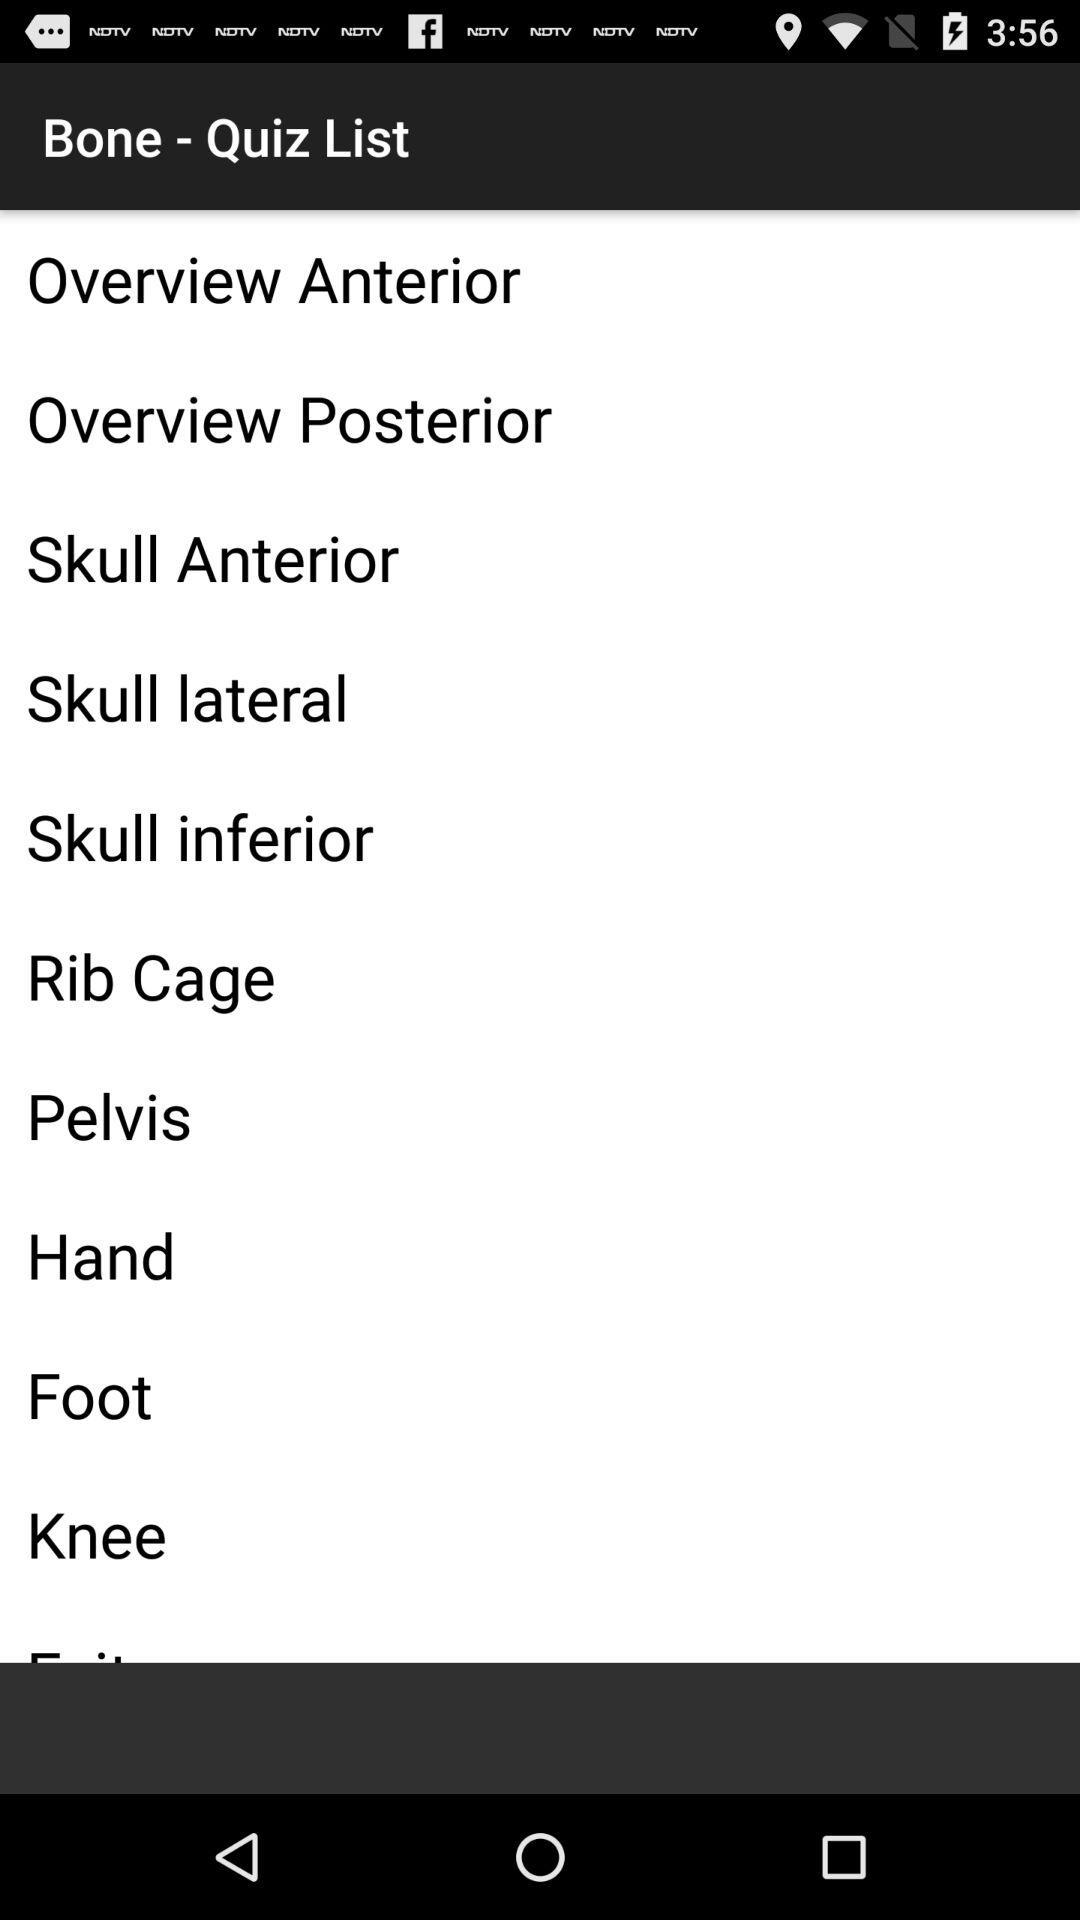 Image resolution: width=1080 pixels, height=1920 pixels. What do you see at coordinates (540, 975) in the screenshot?
I see `the app below the skull inferior` at bounding box center [540, 975].